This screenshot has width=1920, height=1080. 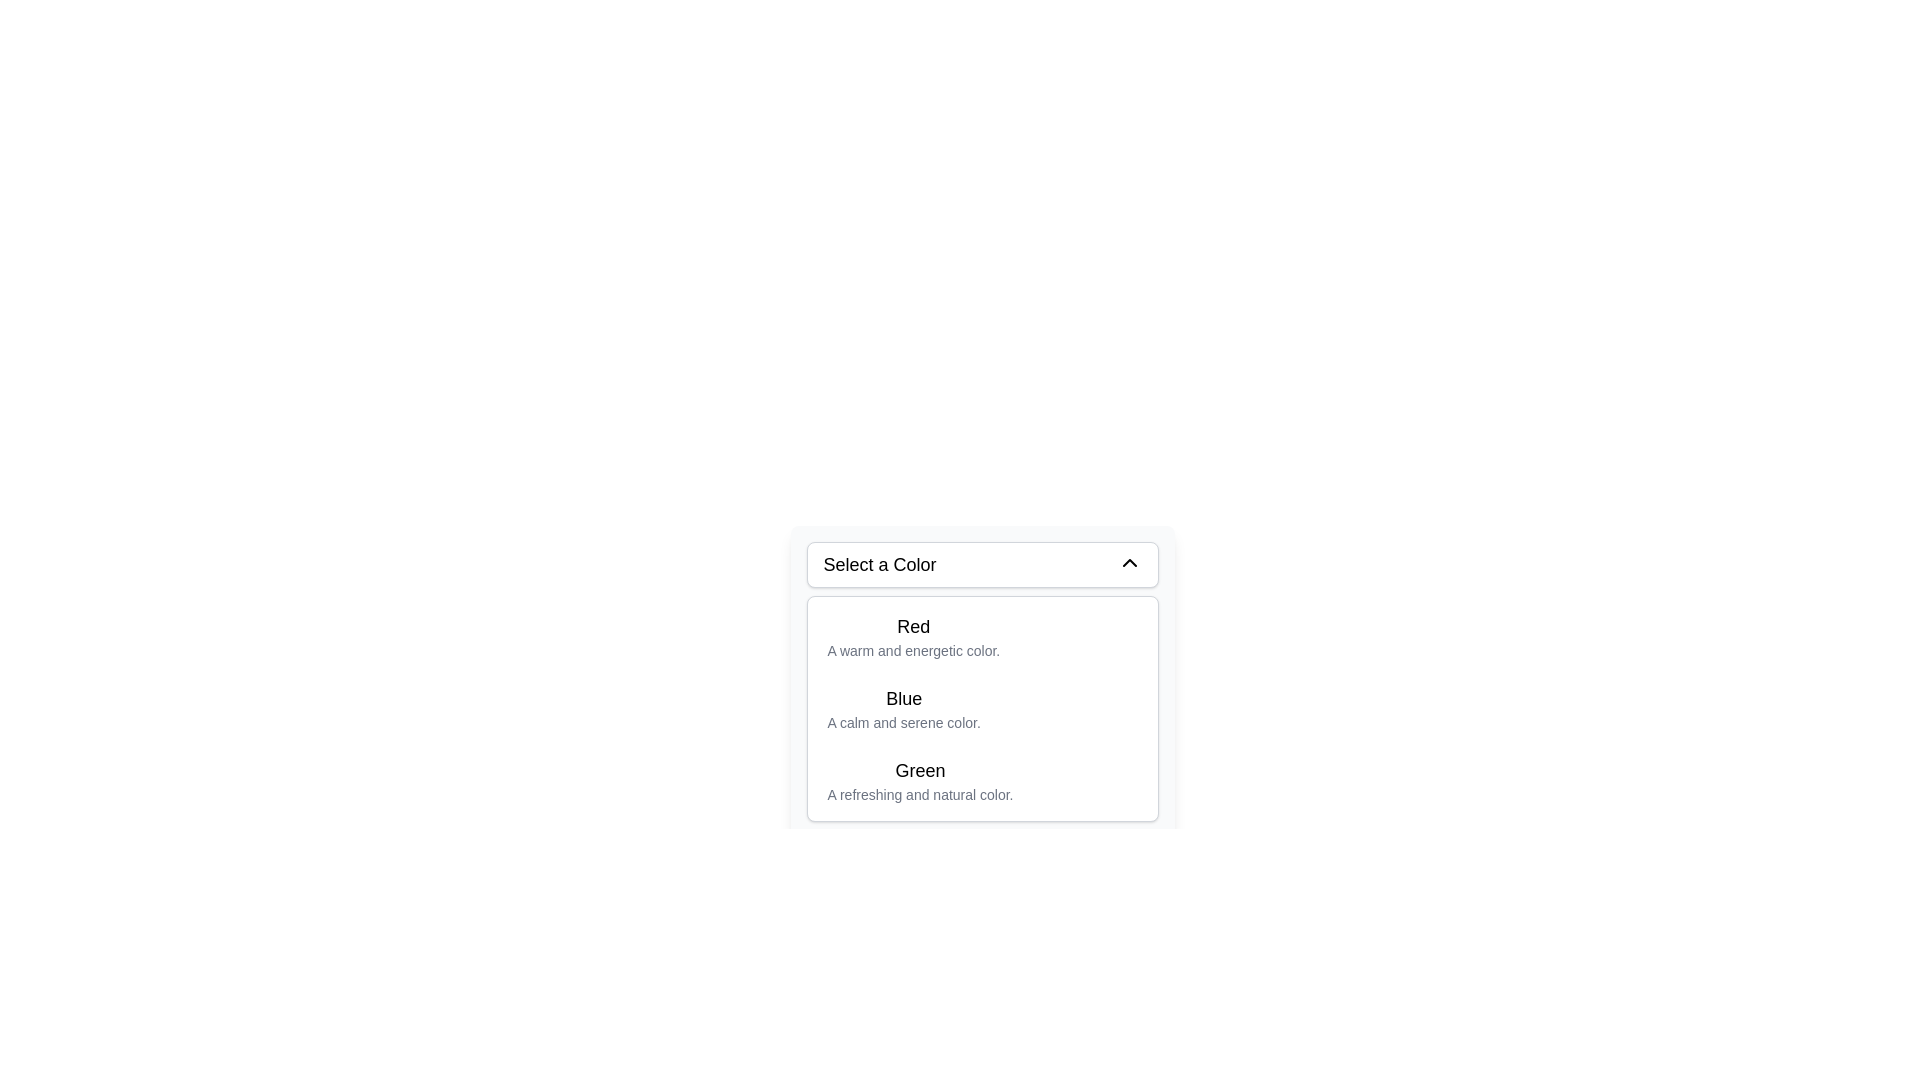 What do you see at coordinates (982, 708) in the screenshot?
I see `color names and descriptions from the dropdown list, which includes options for 'Red', 'Blue', and 'Green', with 'Blue' being the middle option` at bounding box center [982, 708].